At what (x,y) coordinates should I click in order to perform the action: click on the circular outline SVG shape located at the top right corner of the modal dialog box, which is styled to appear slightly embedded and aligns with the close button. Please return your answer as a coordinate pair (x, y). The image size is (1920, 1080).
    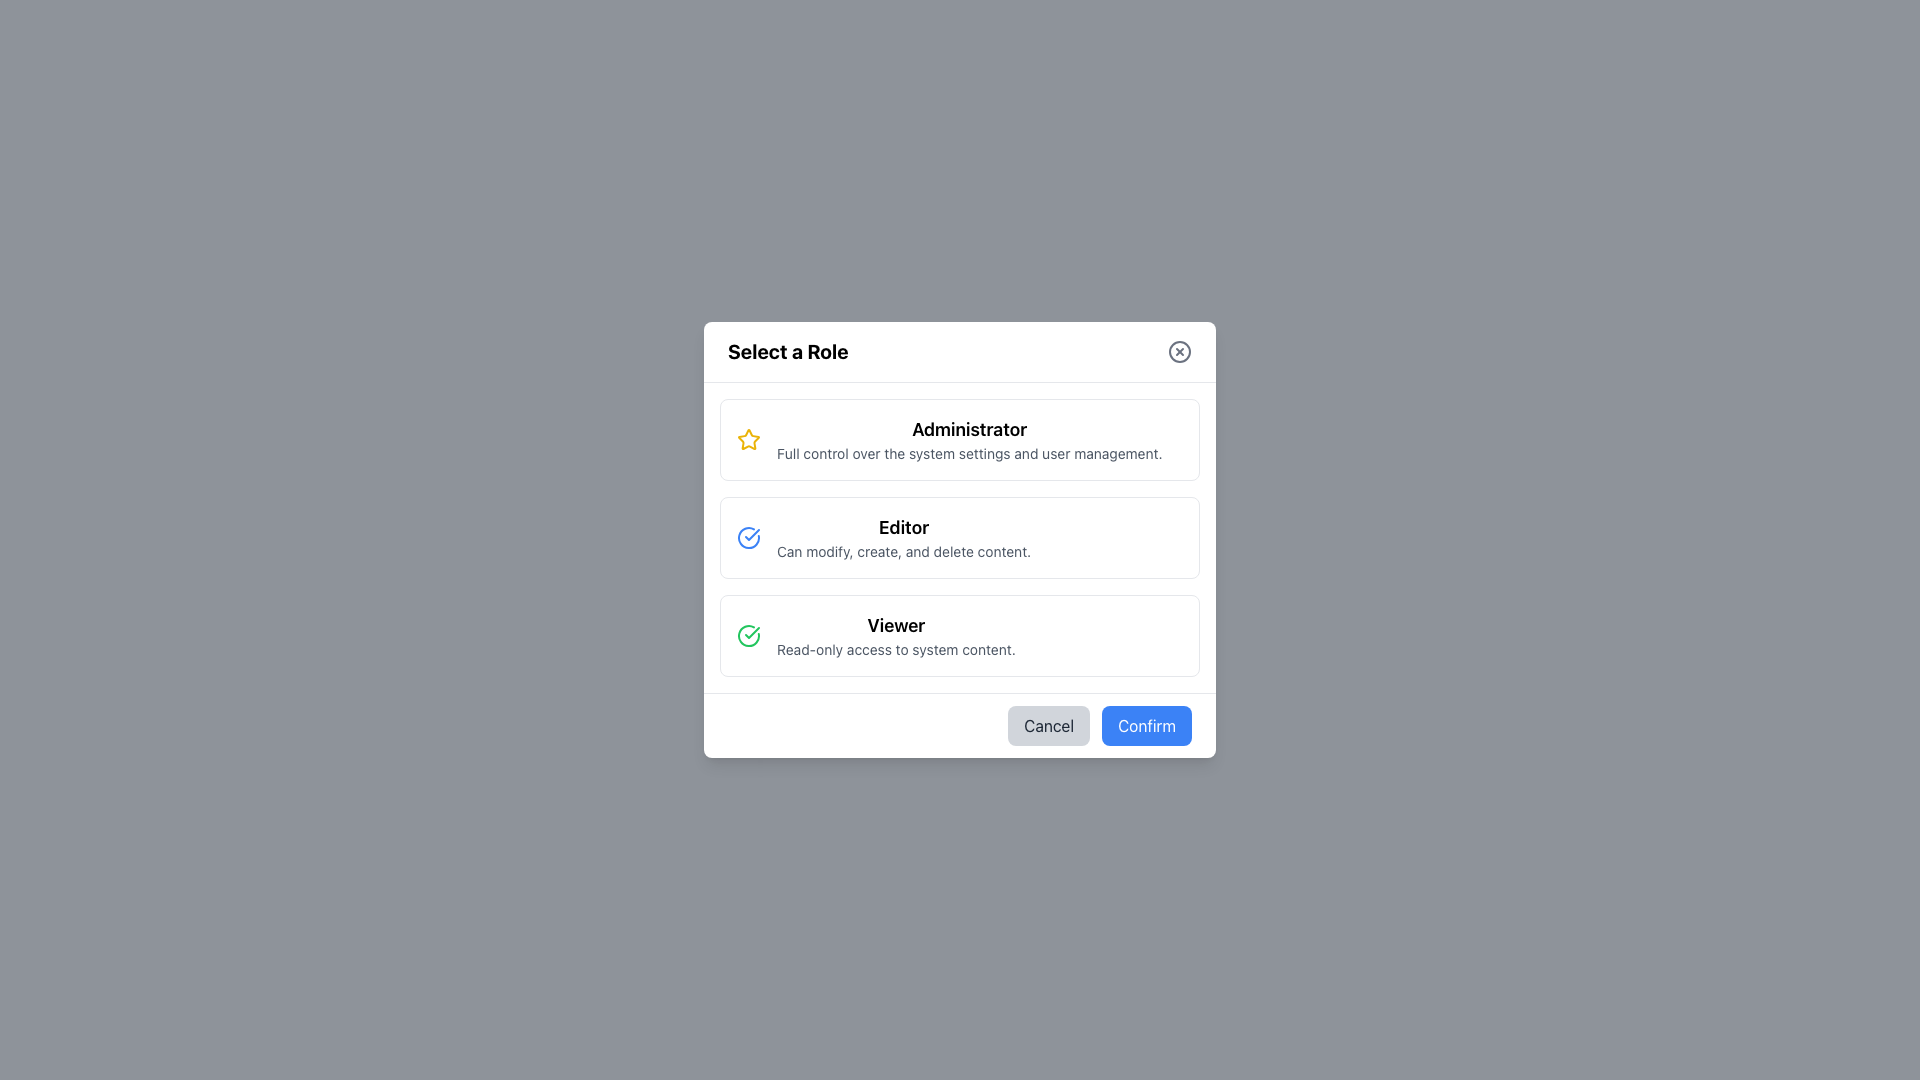
    Looking at the image, I should click on (1180, 350).